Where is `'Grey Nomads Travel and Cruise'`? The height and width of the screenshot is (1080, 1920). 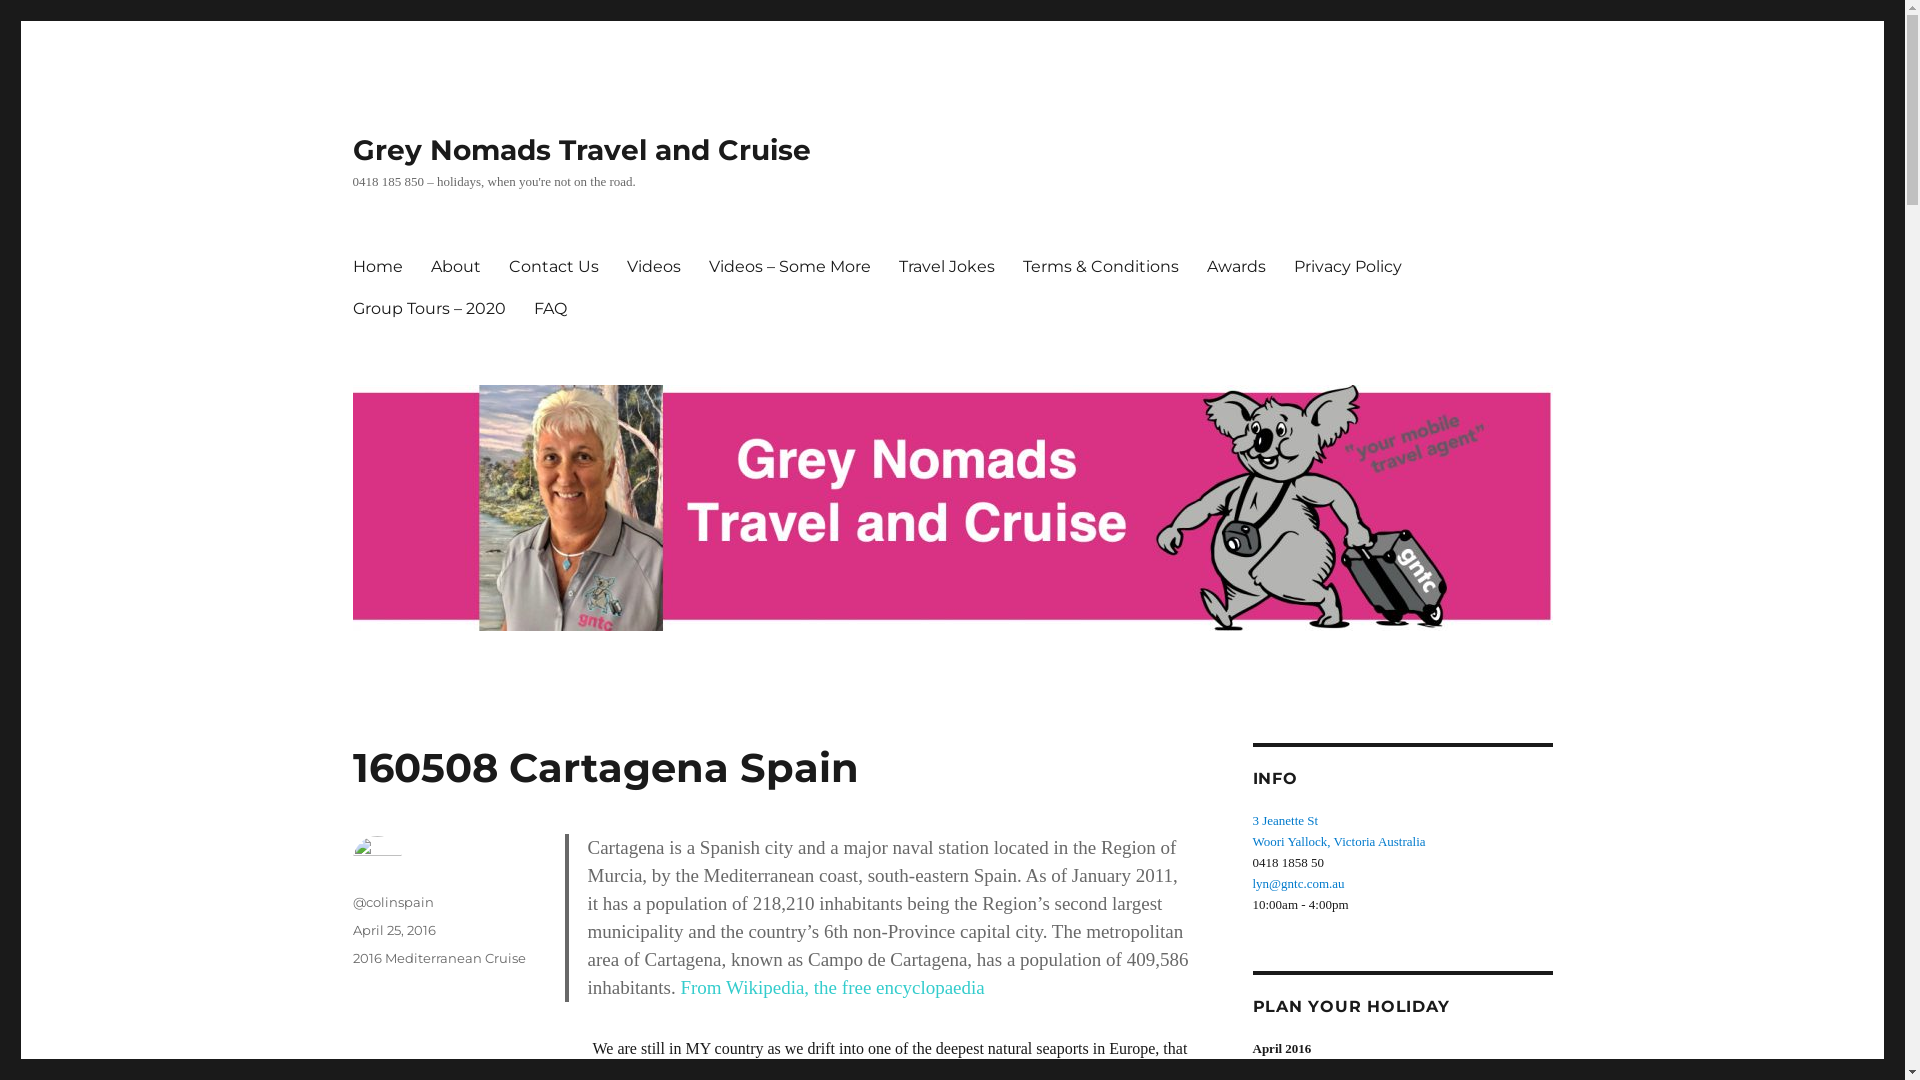
'Grey Nomads Travel and Cruise' is located at coordinates (579, 149).